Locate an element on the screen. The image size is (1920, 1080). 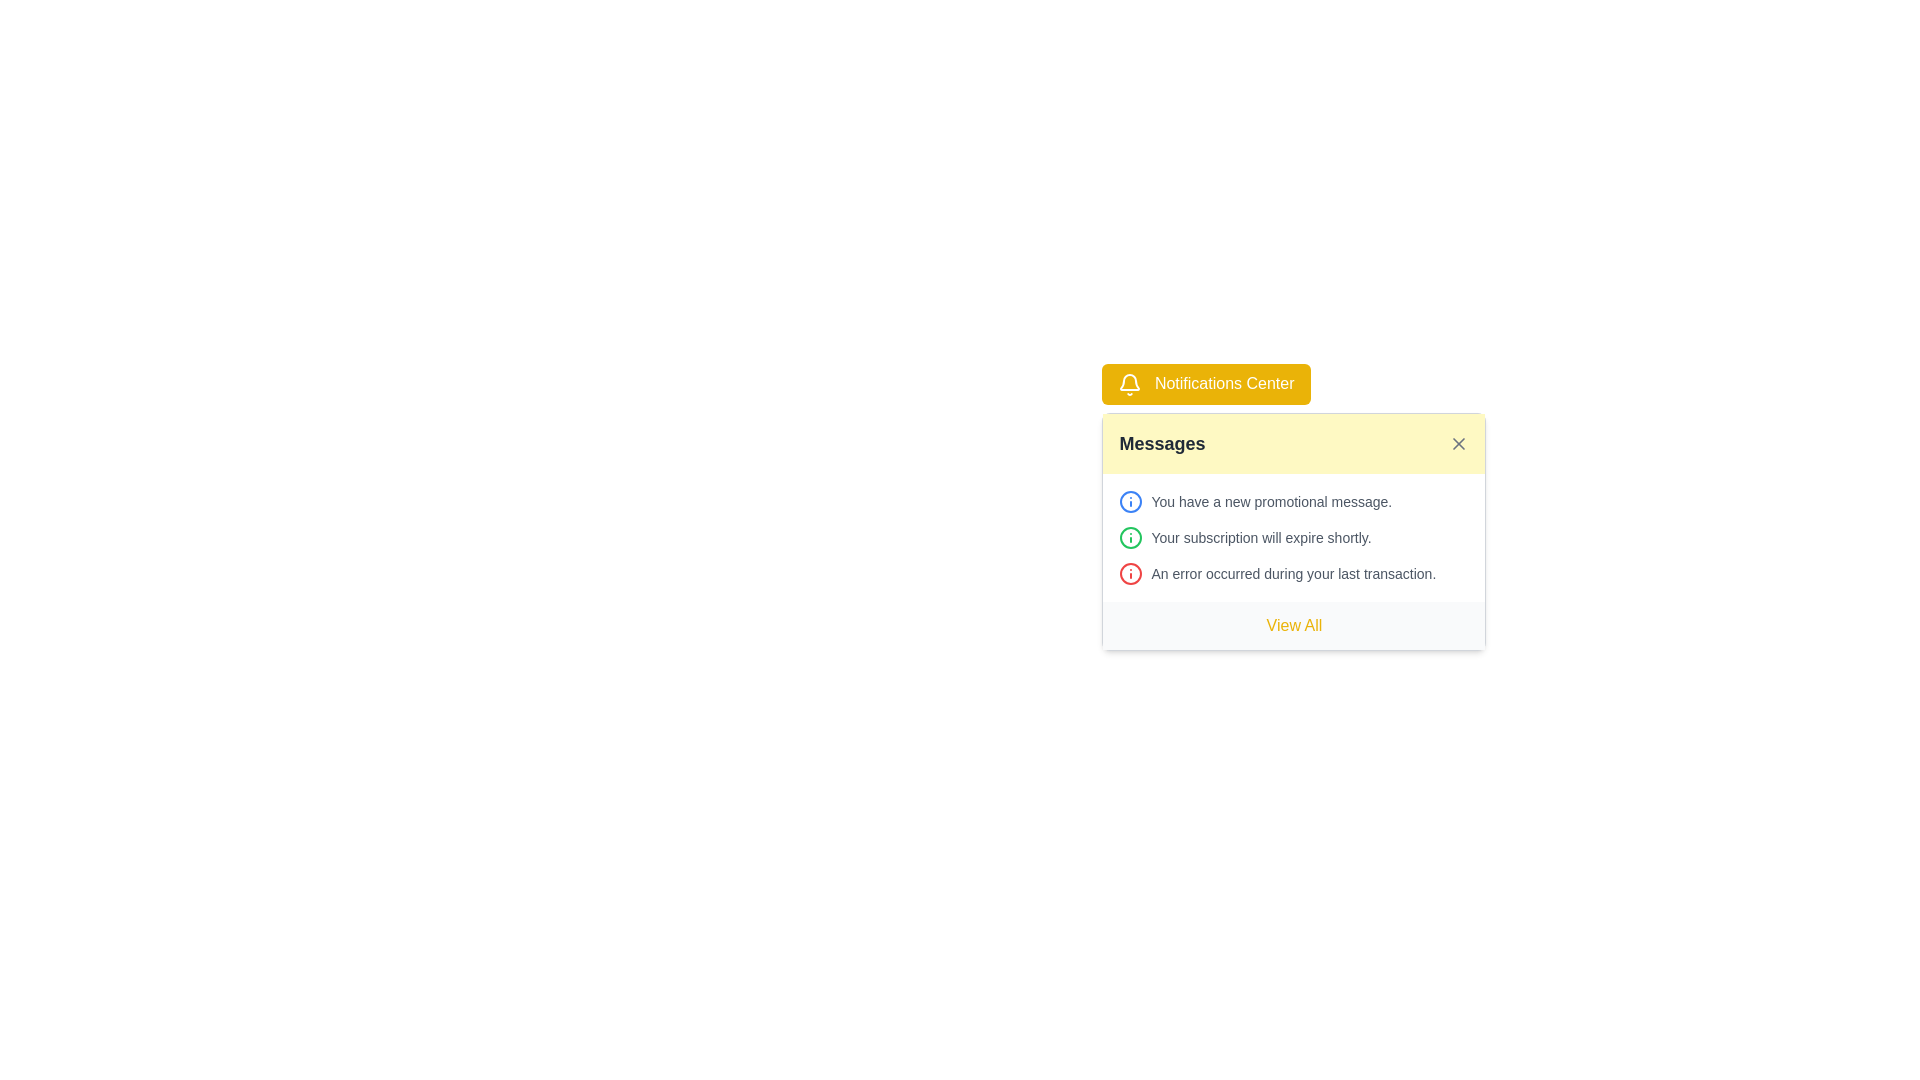
notification text from the first notification in the 'Notifications Center' card, which contains an icon and text indicating a new promotional message is located at coordinates (1294, 500).